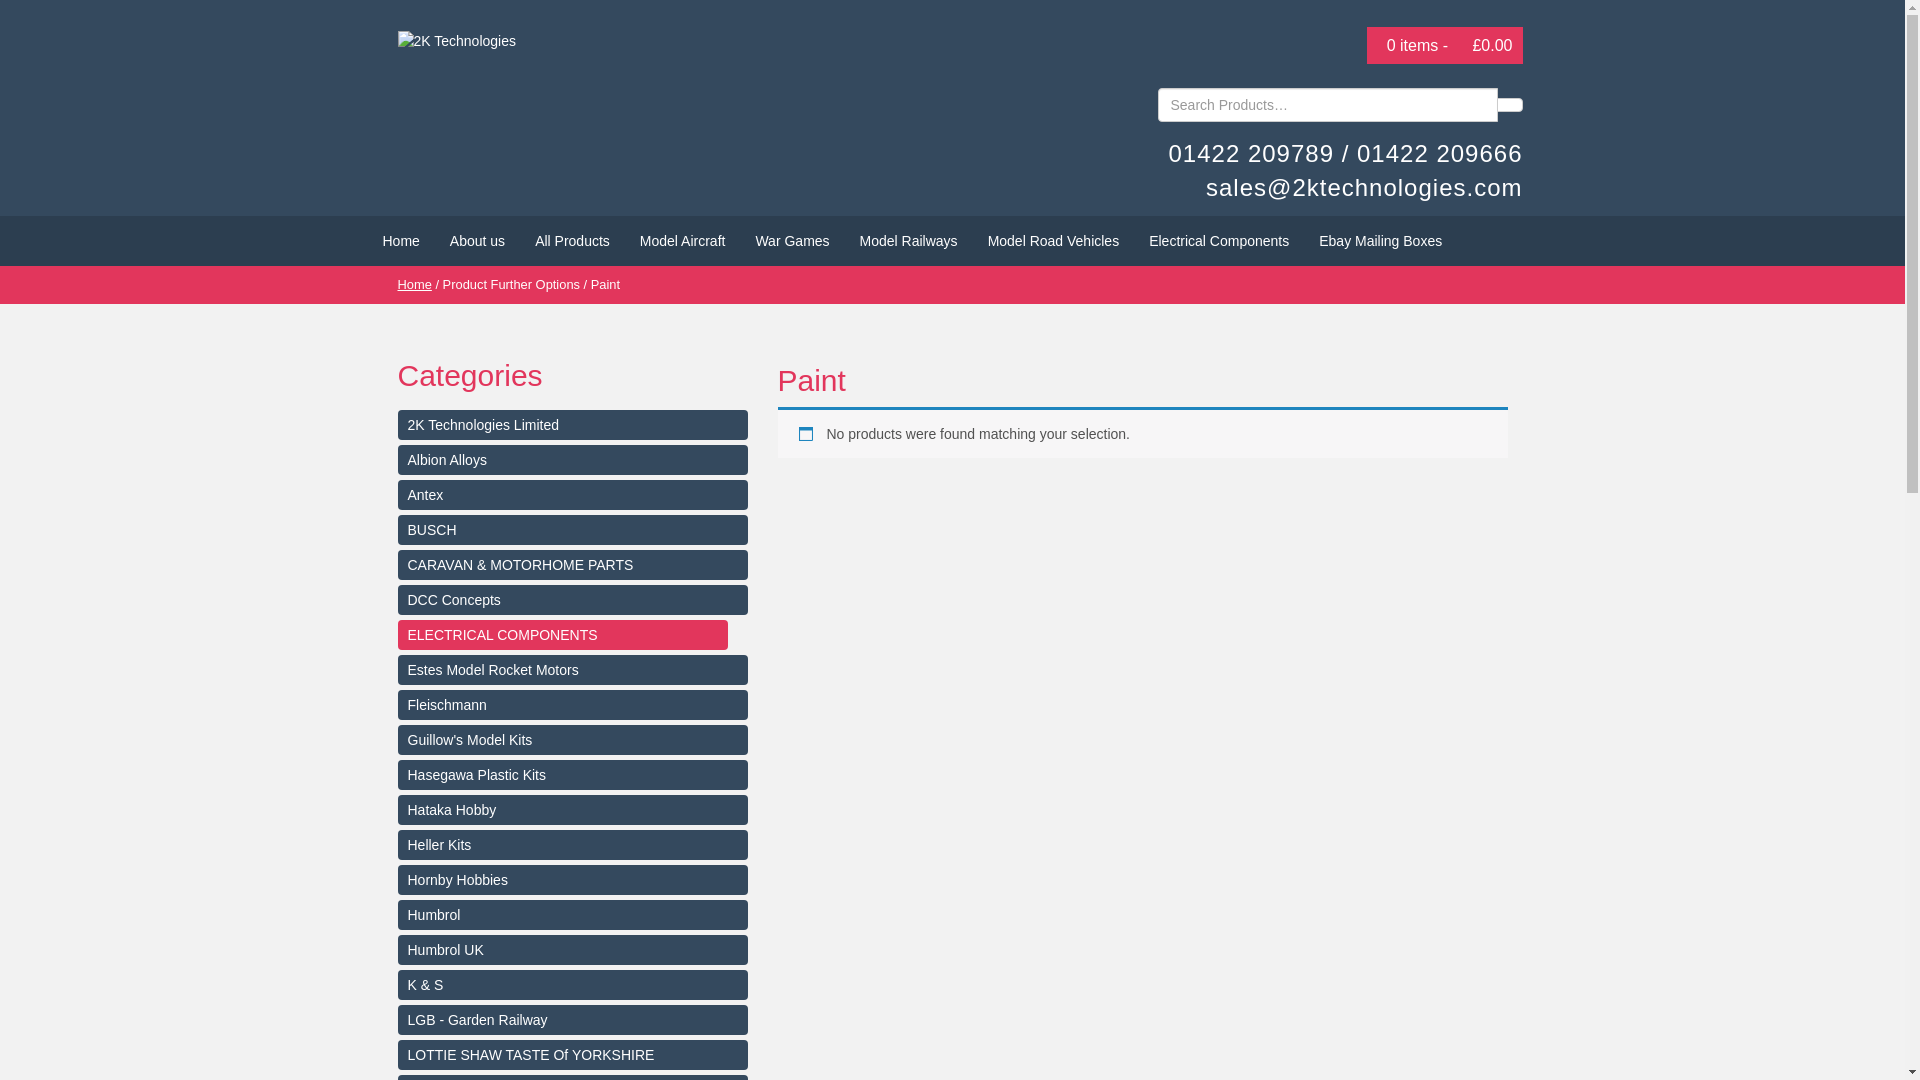 This screenshot has width=1920, height=1080. What do you see at coordinates (571, 983) in the screenshot?
I see `'K & S'` at bounding box center [571, 983].